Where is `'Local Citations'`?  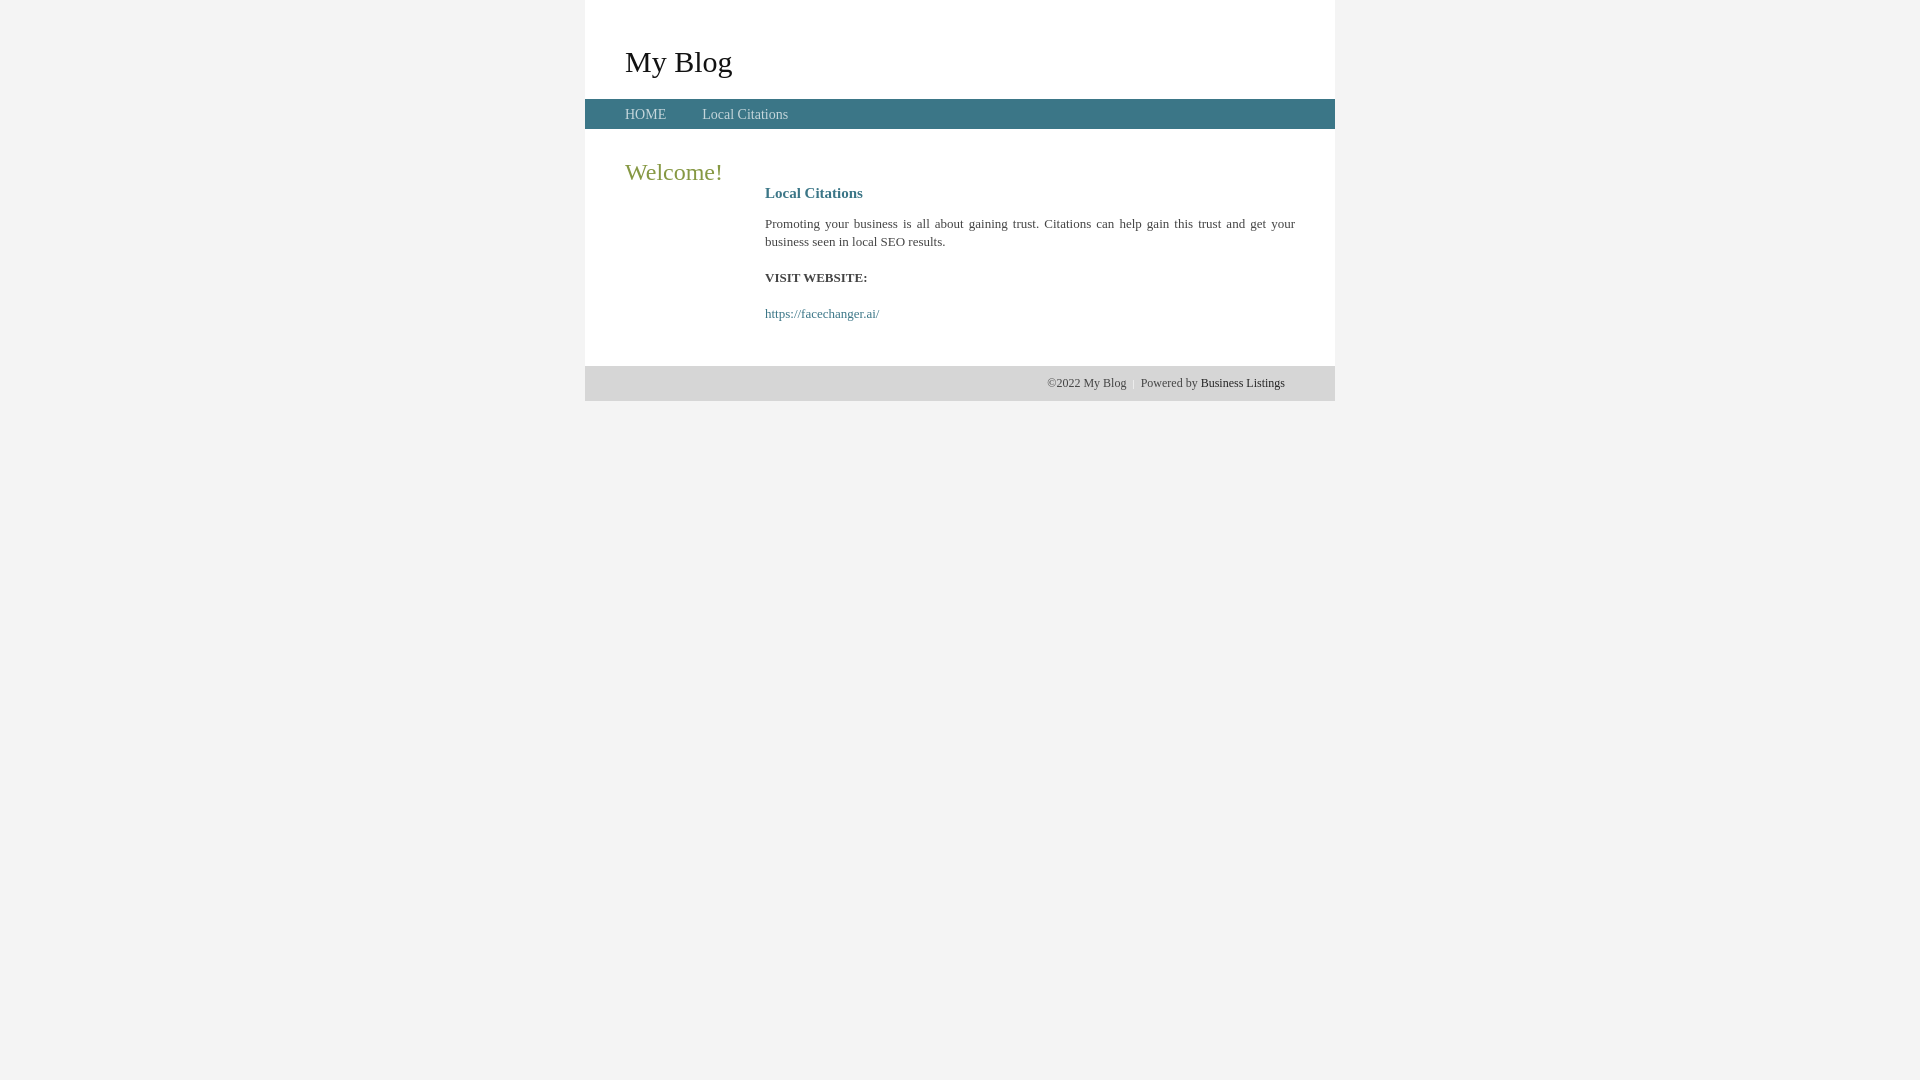
'Local Citations' is located at coordinates (743, 114).